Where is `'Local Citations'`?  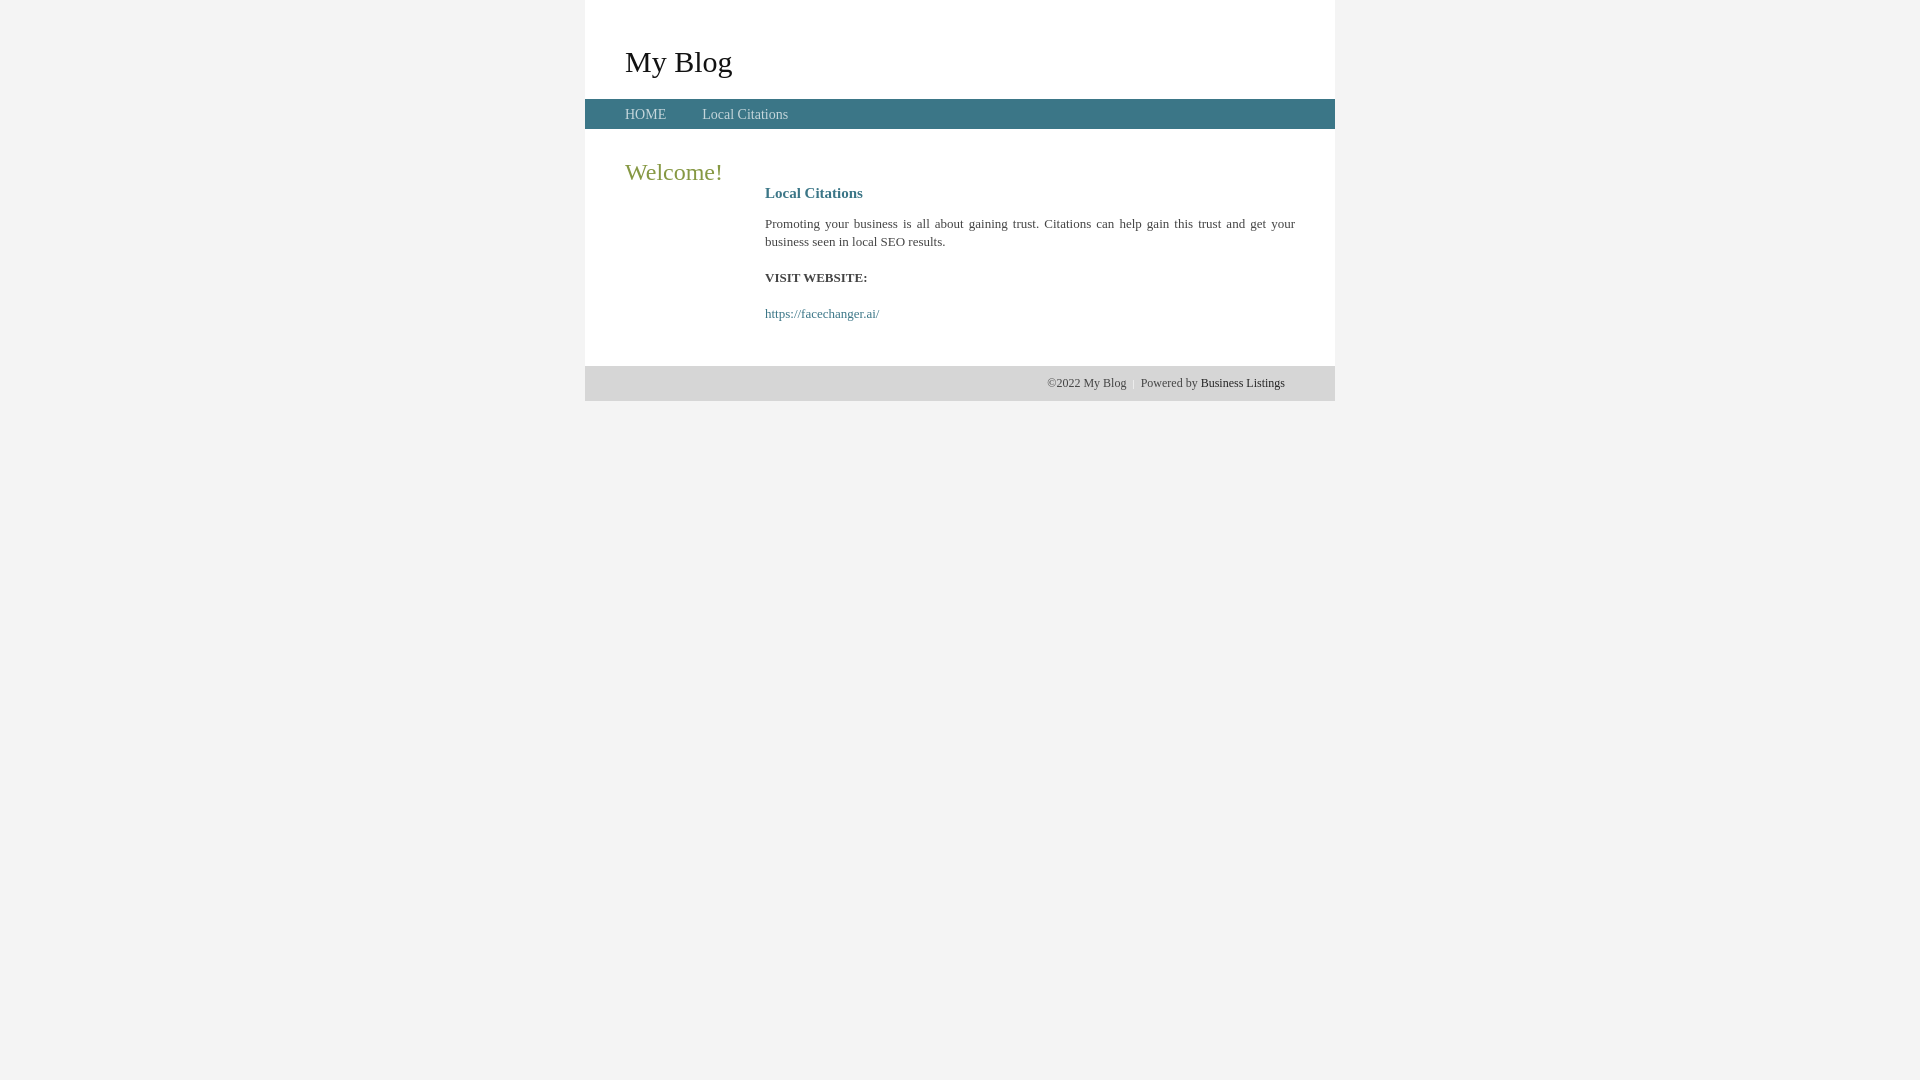
'Local Citations' is located at coordinates (743, 114).